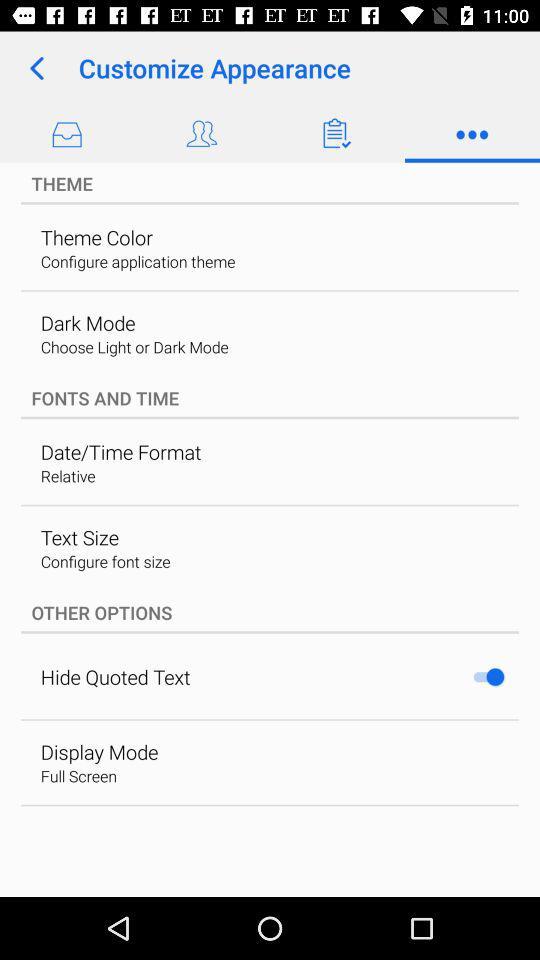 The height and width of the screenshot is (960, 540). What do you see at coordinates (487, 677) in the screenshot?
I see `icon below the other options app` at bounding box center [487, 677].